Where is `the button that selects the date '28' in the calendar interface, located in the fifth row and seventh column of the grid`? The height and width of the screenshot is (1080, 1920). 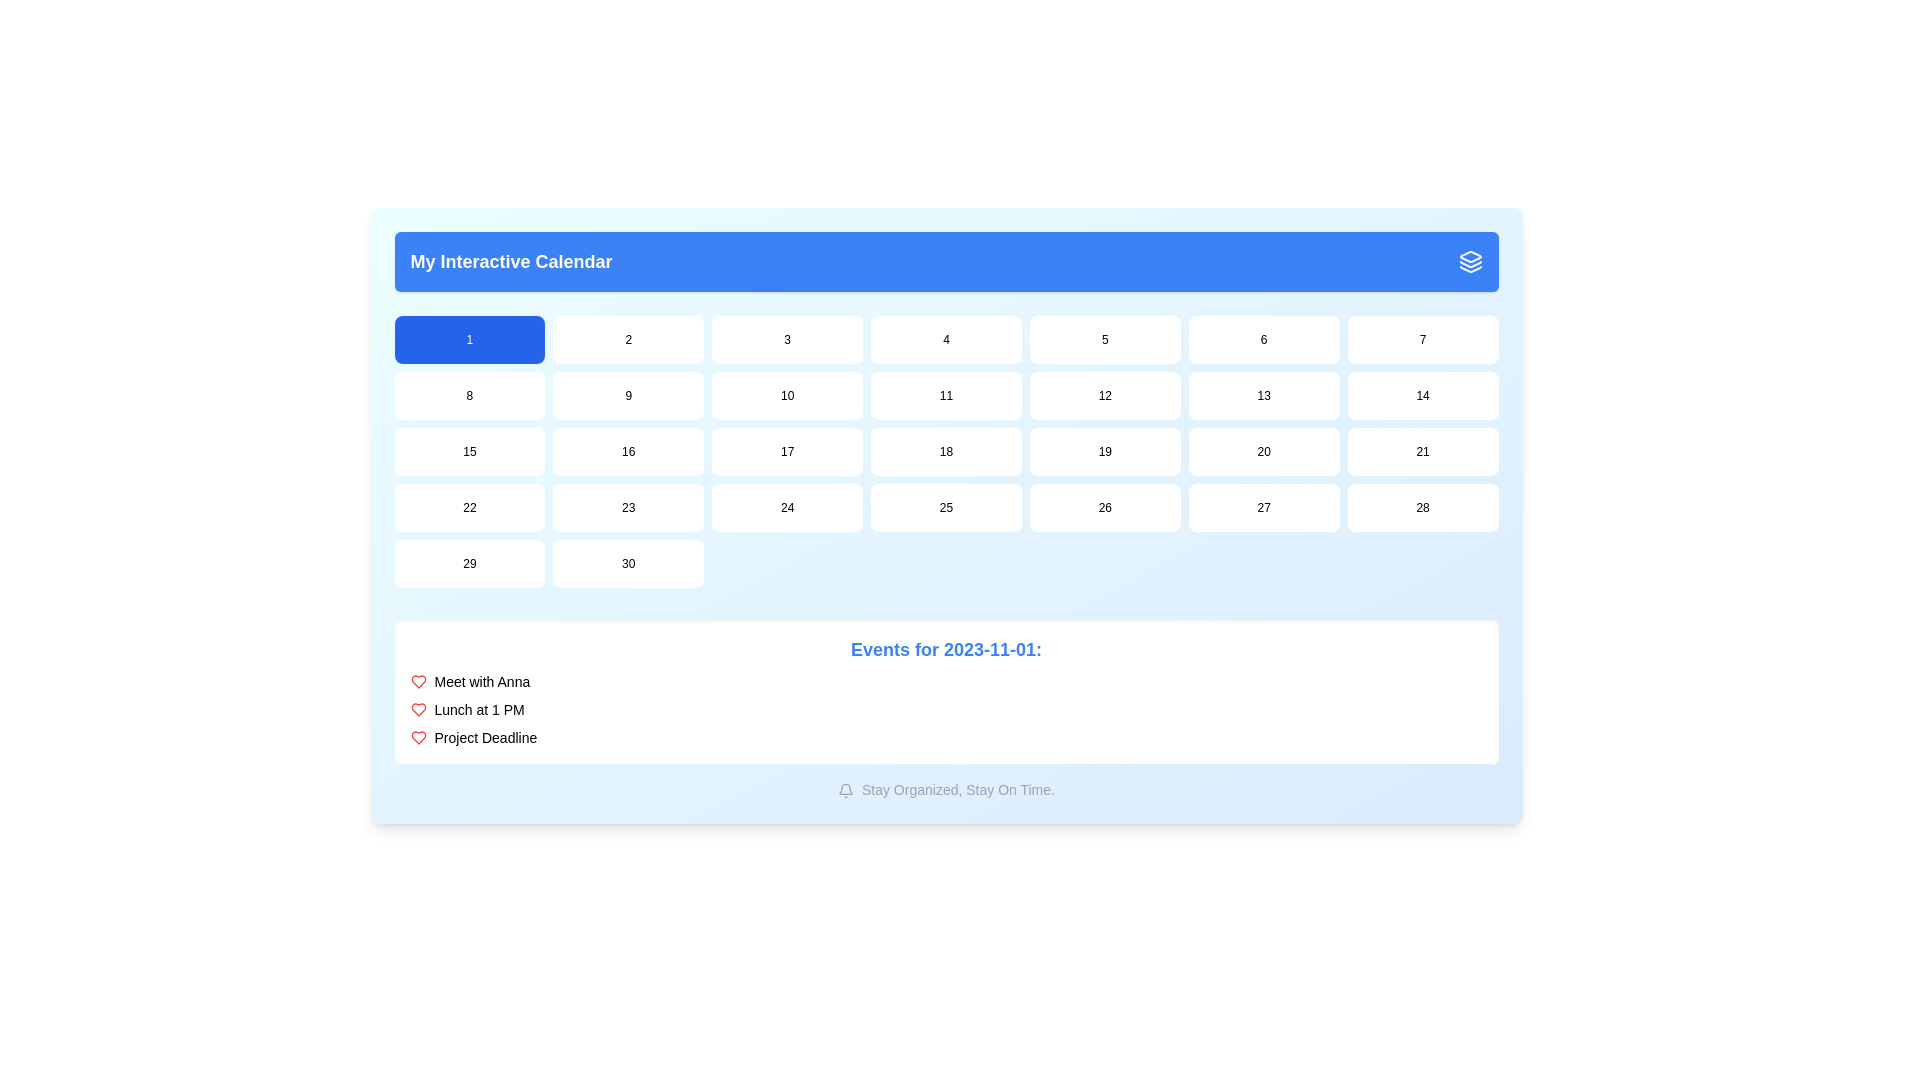
the button that selects the date '28' in the calendar interface, located in the fifth row and seventh column of the grid is located at coordinates (1422, 507).